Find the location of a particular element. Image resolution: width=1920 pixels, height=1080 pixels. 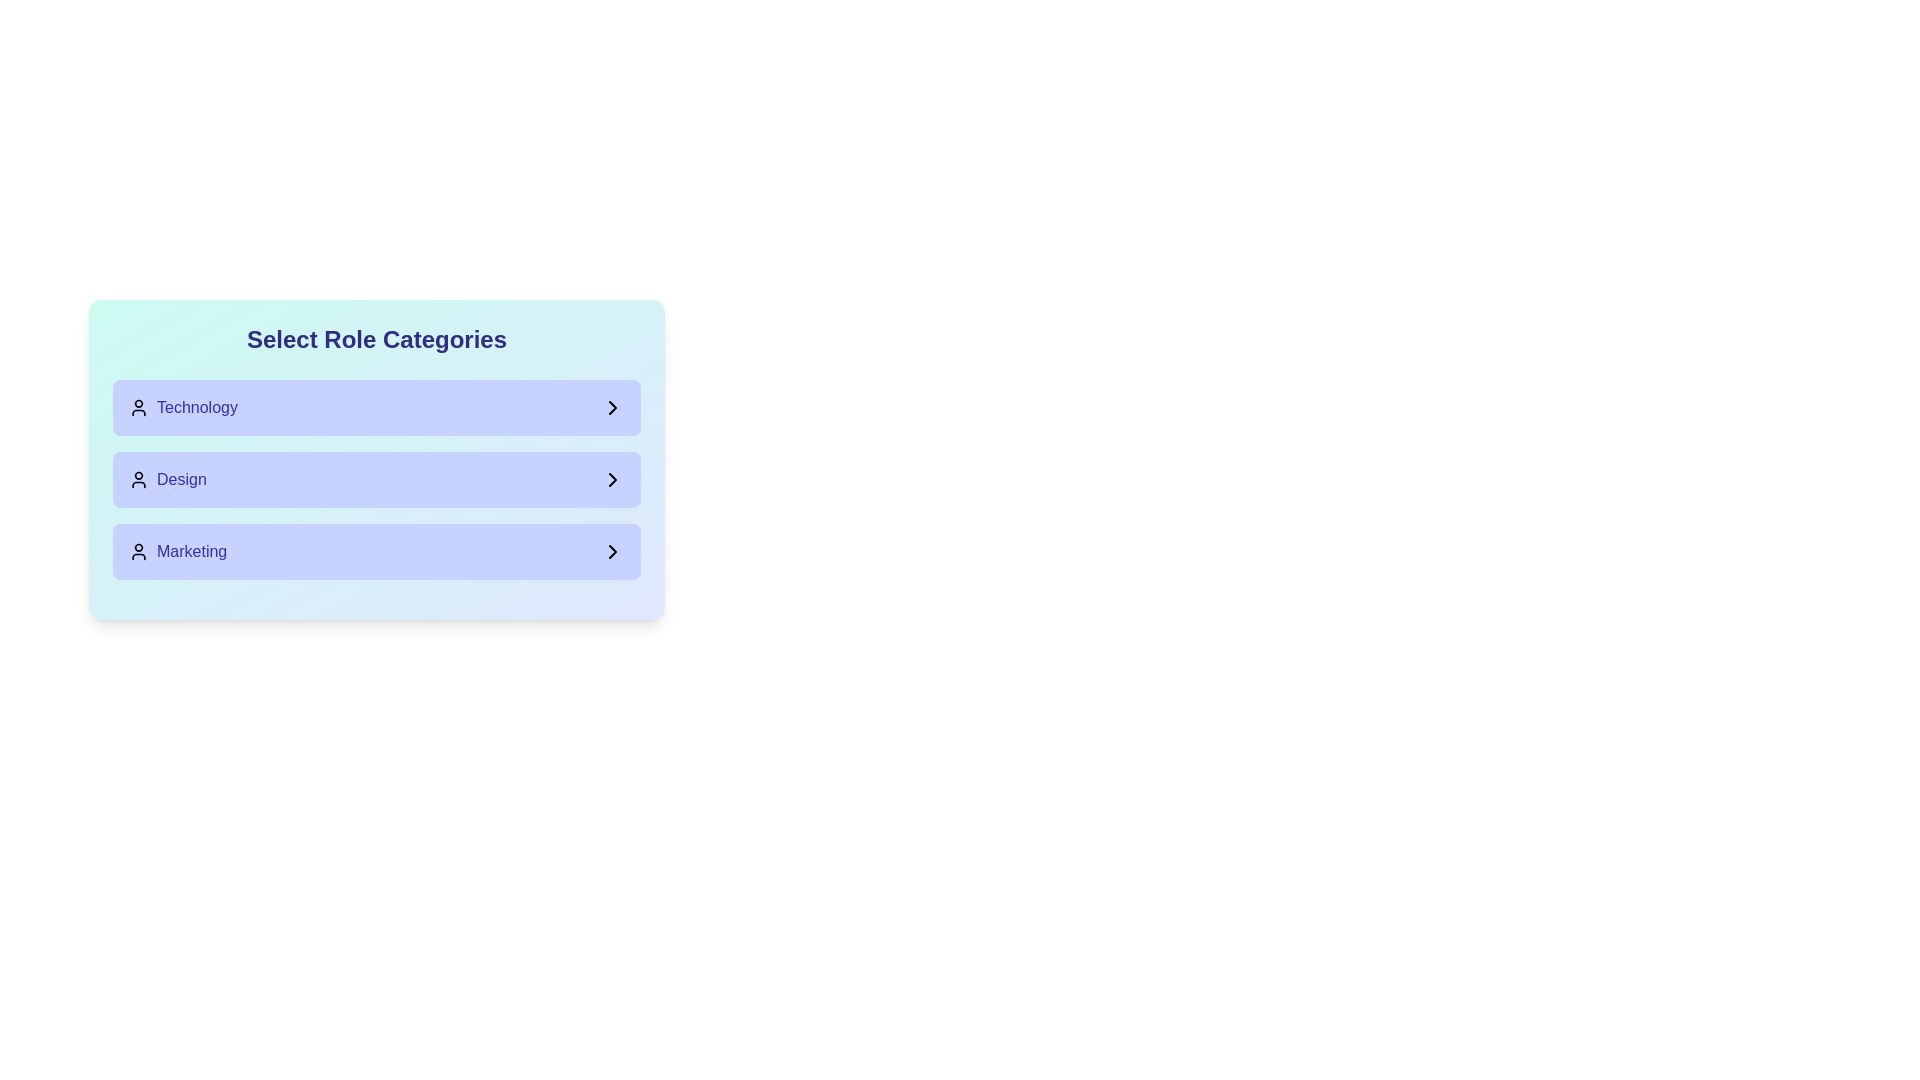

the SVG Icon representing a user or profile within the 'Design' category, which is located to the left of the 'Design' label text is located at coordinates (138, 479).